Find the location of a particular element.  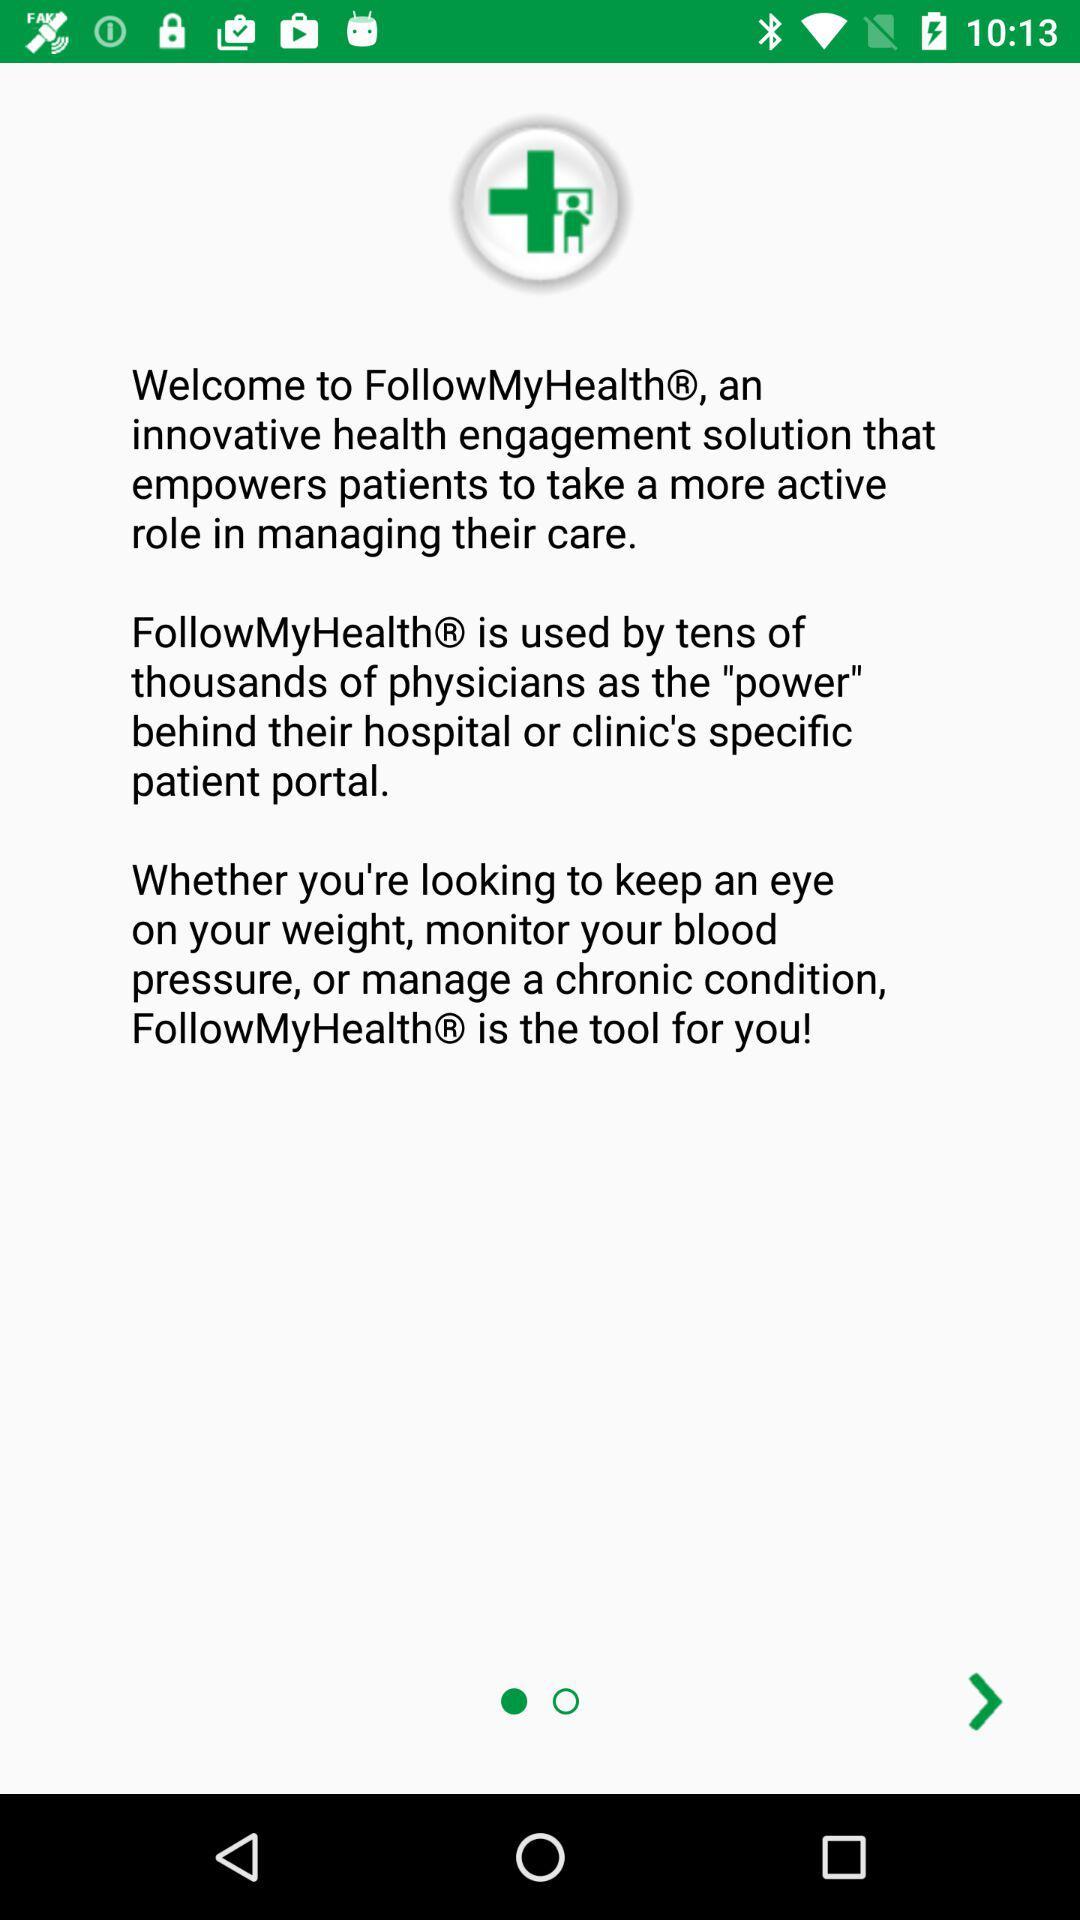

the arrow_forward icon is located at coordinates (984, 1700).